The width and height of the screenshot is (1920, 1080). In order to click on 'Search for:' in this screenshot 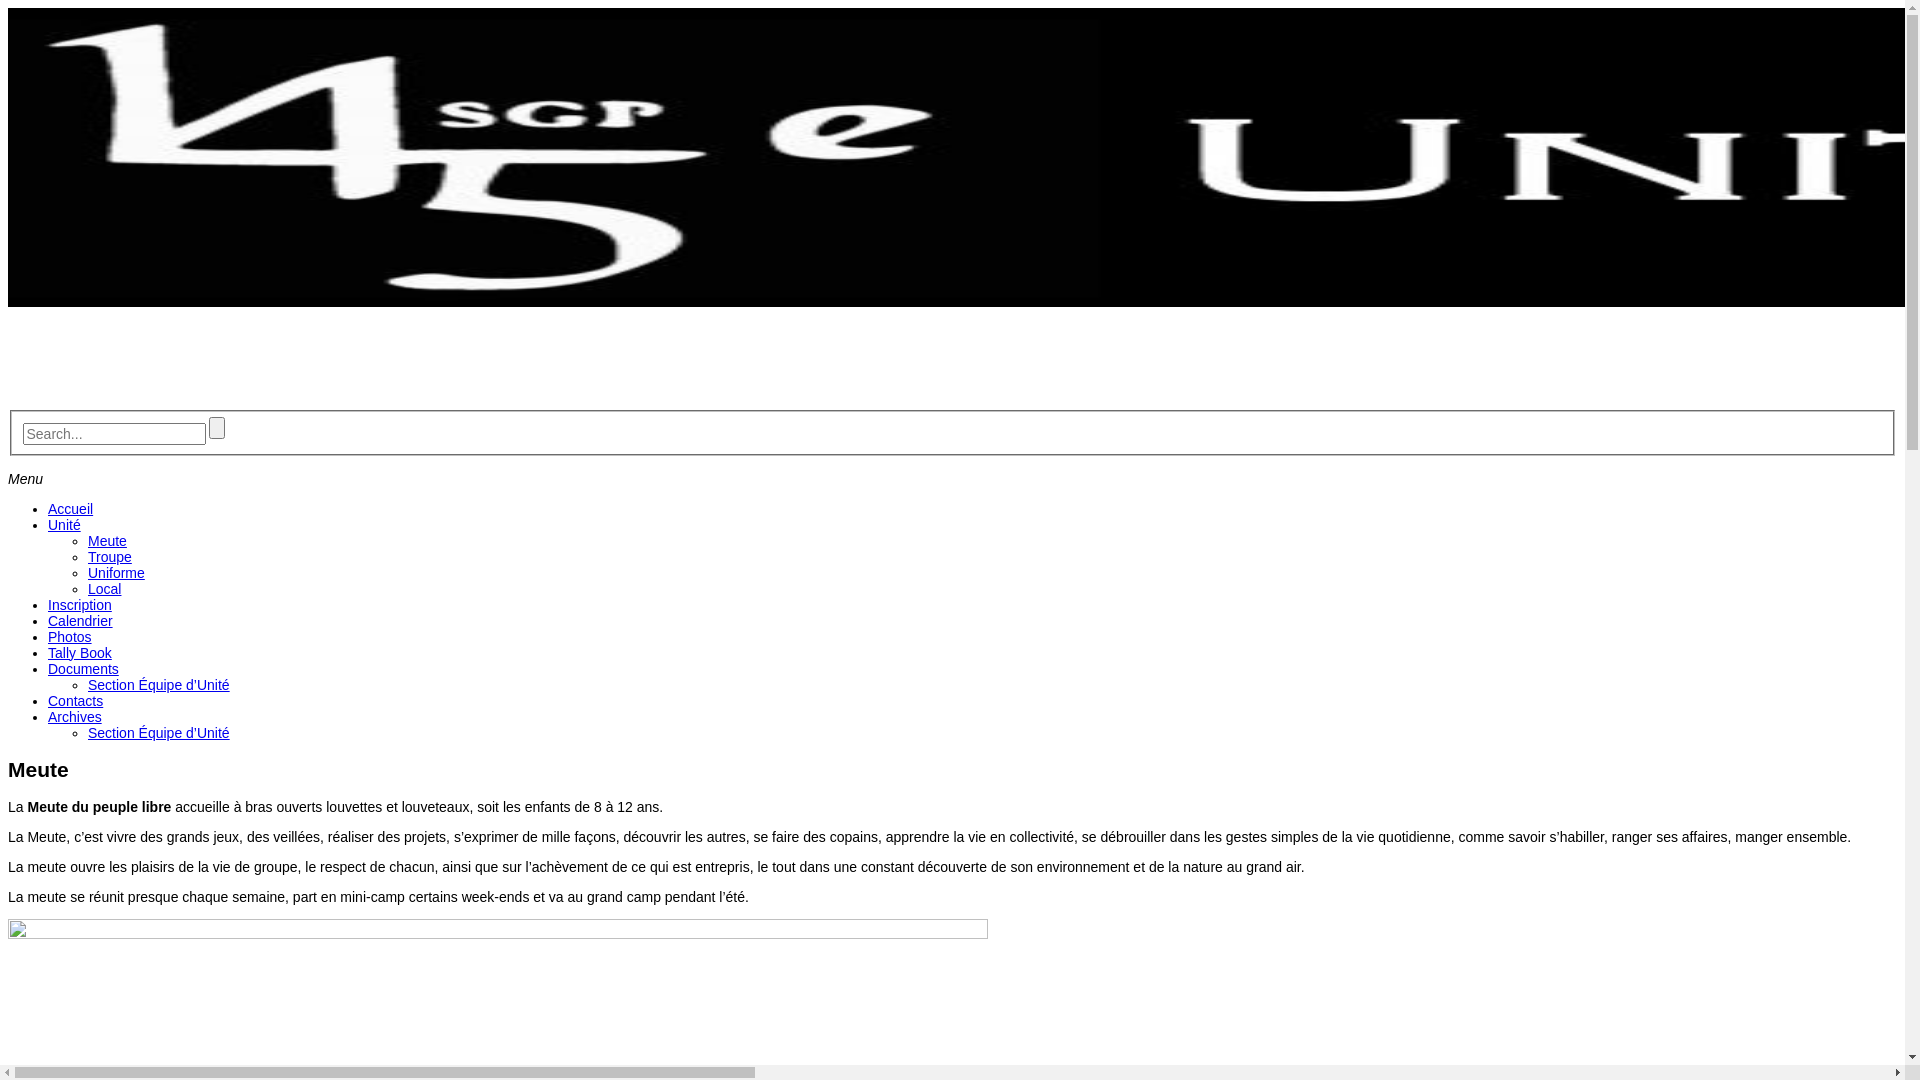, I will do `click(112, 433)`.